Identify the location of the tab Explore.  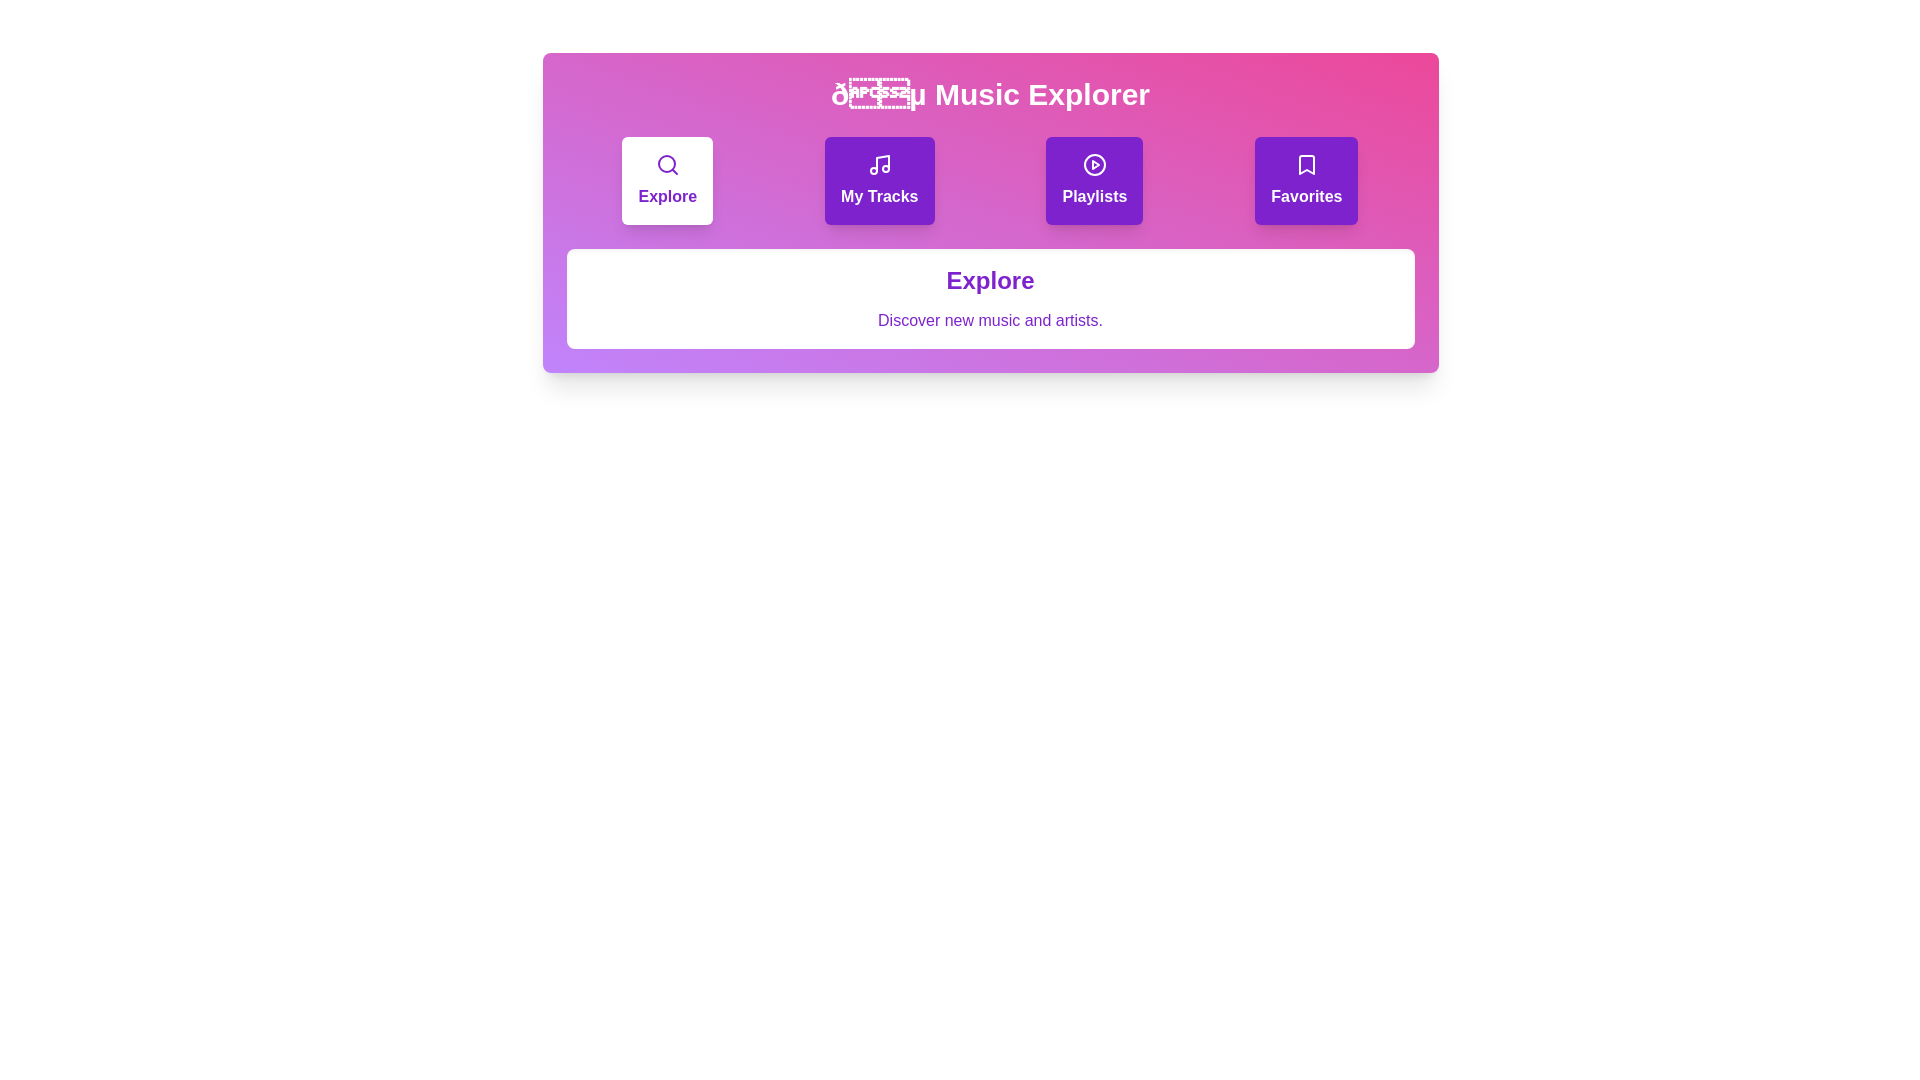
(667, 181).